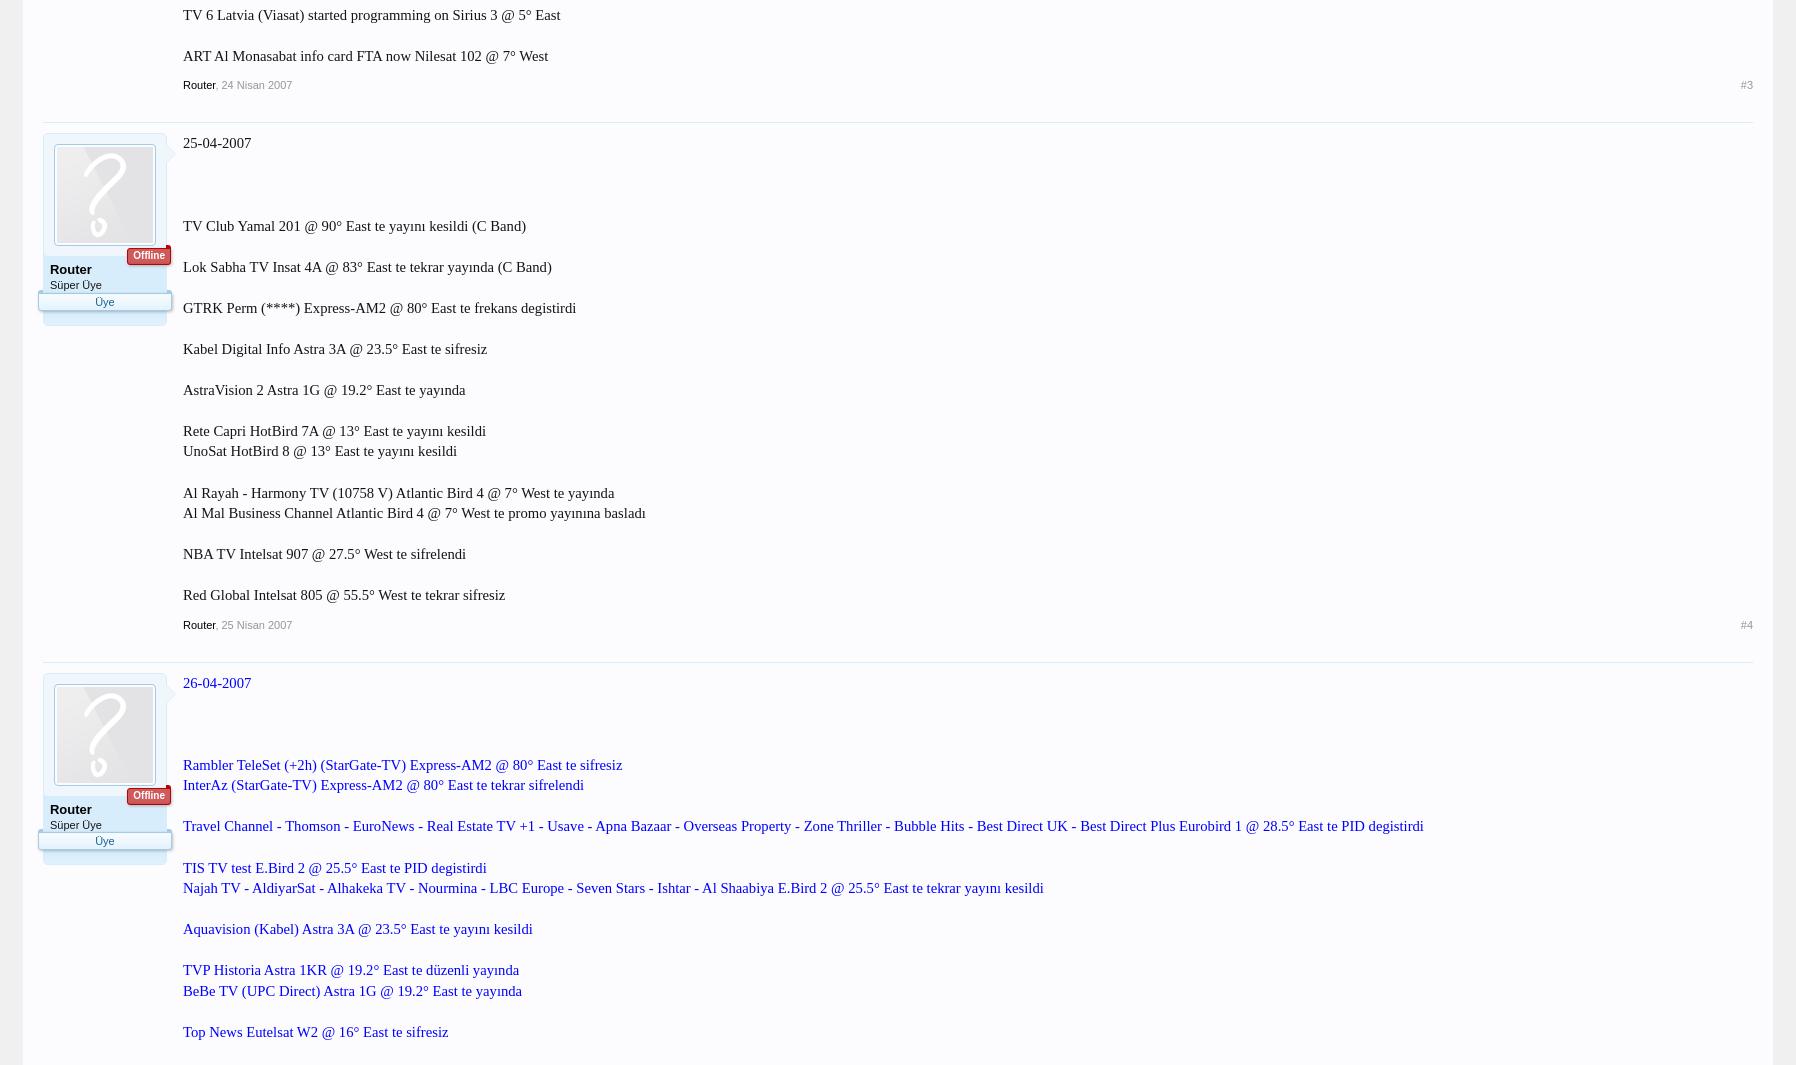  I want to click on 'TV Club Yamal 201 @ 90° East te yayını kesildi (C Band)', so click(353, 224).